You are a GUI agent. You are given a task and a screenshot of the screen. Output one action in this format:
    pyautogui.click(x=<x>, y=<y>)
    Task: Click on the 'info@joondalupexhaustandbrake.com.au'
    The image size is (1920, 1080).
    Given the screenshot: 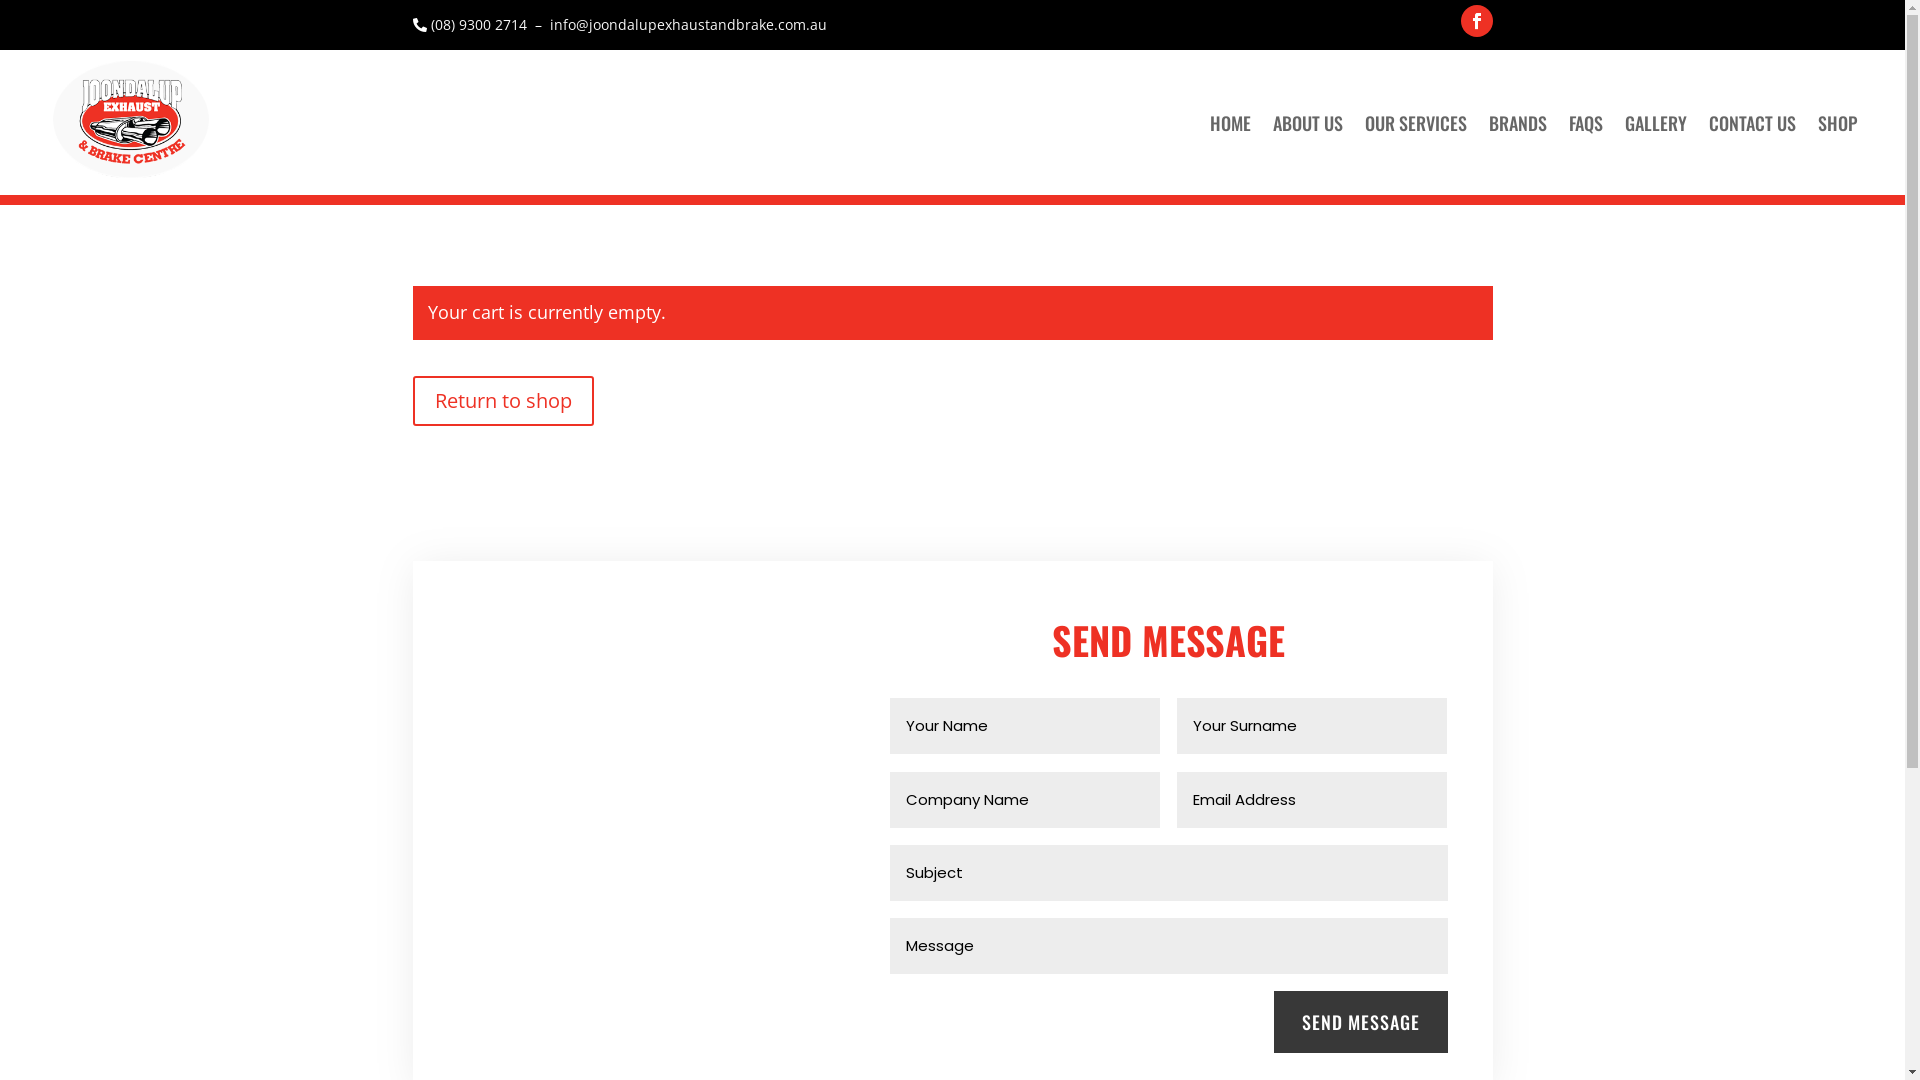 What is the action you would take?
    pyautogui.click(x=688, y=24)
    